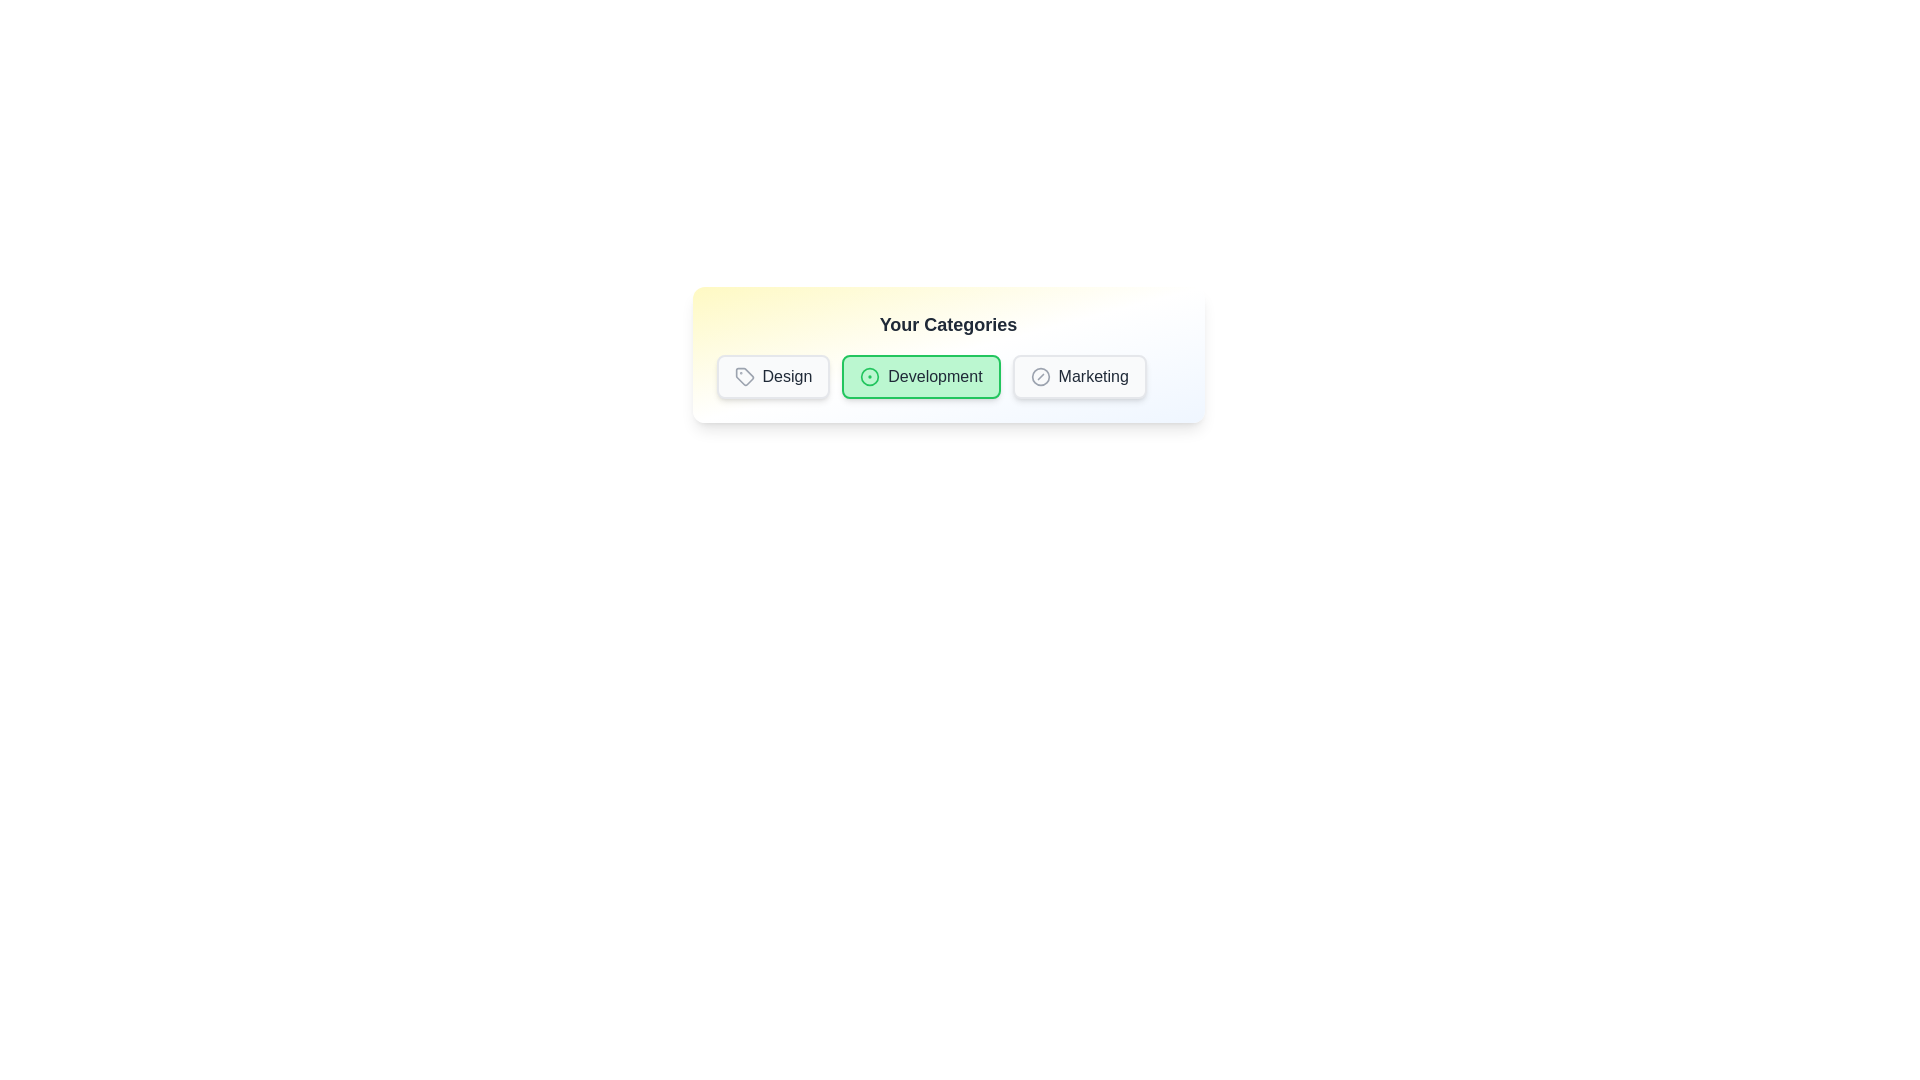  What do you see at coordinates (1078, 377) in the screenshot?
I see `the badge labeled Marketing` at bounding box center [1078, 377].